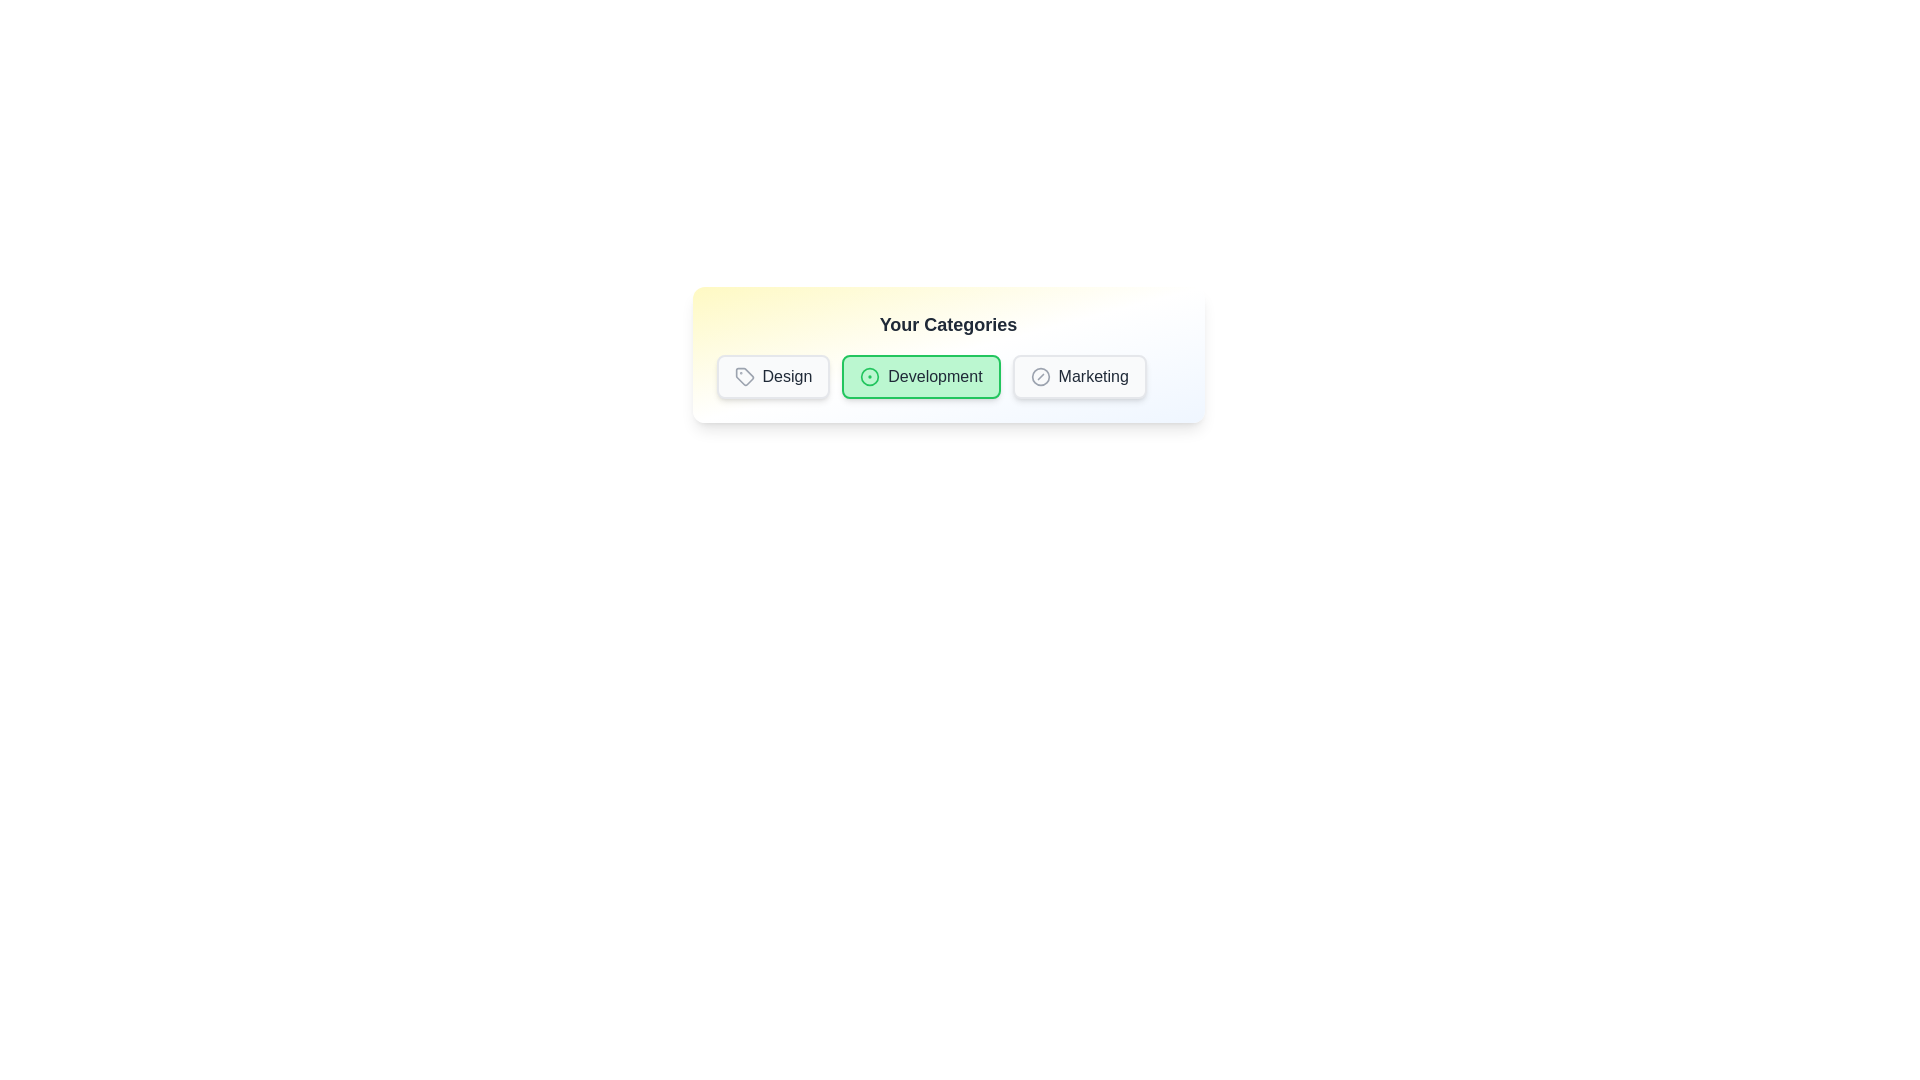  What do you see at coordinates (1078, 377) in the screenshot?
I see `the badge labeled Marketing` at bounding box center [1078, 377].